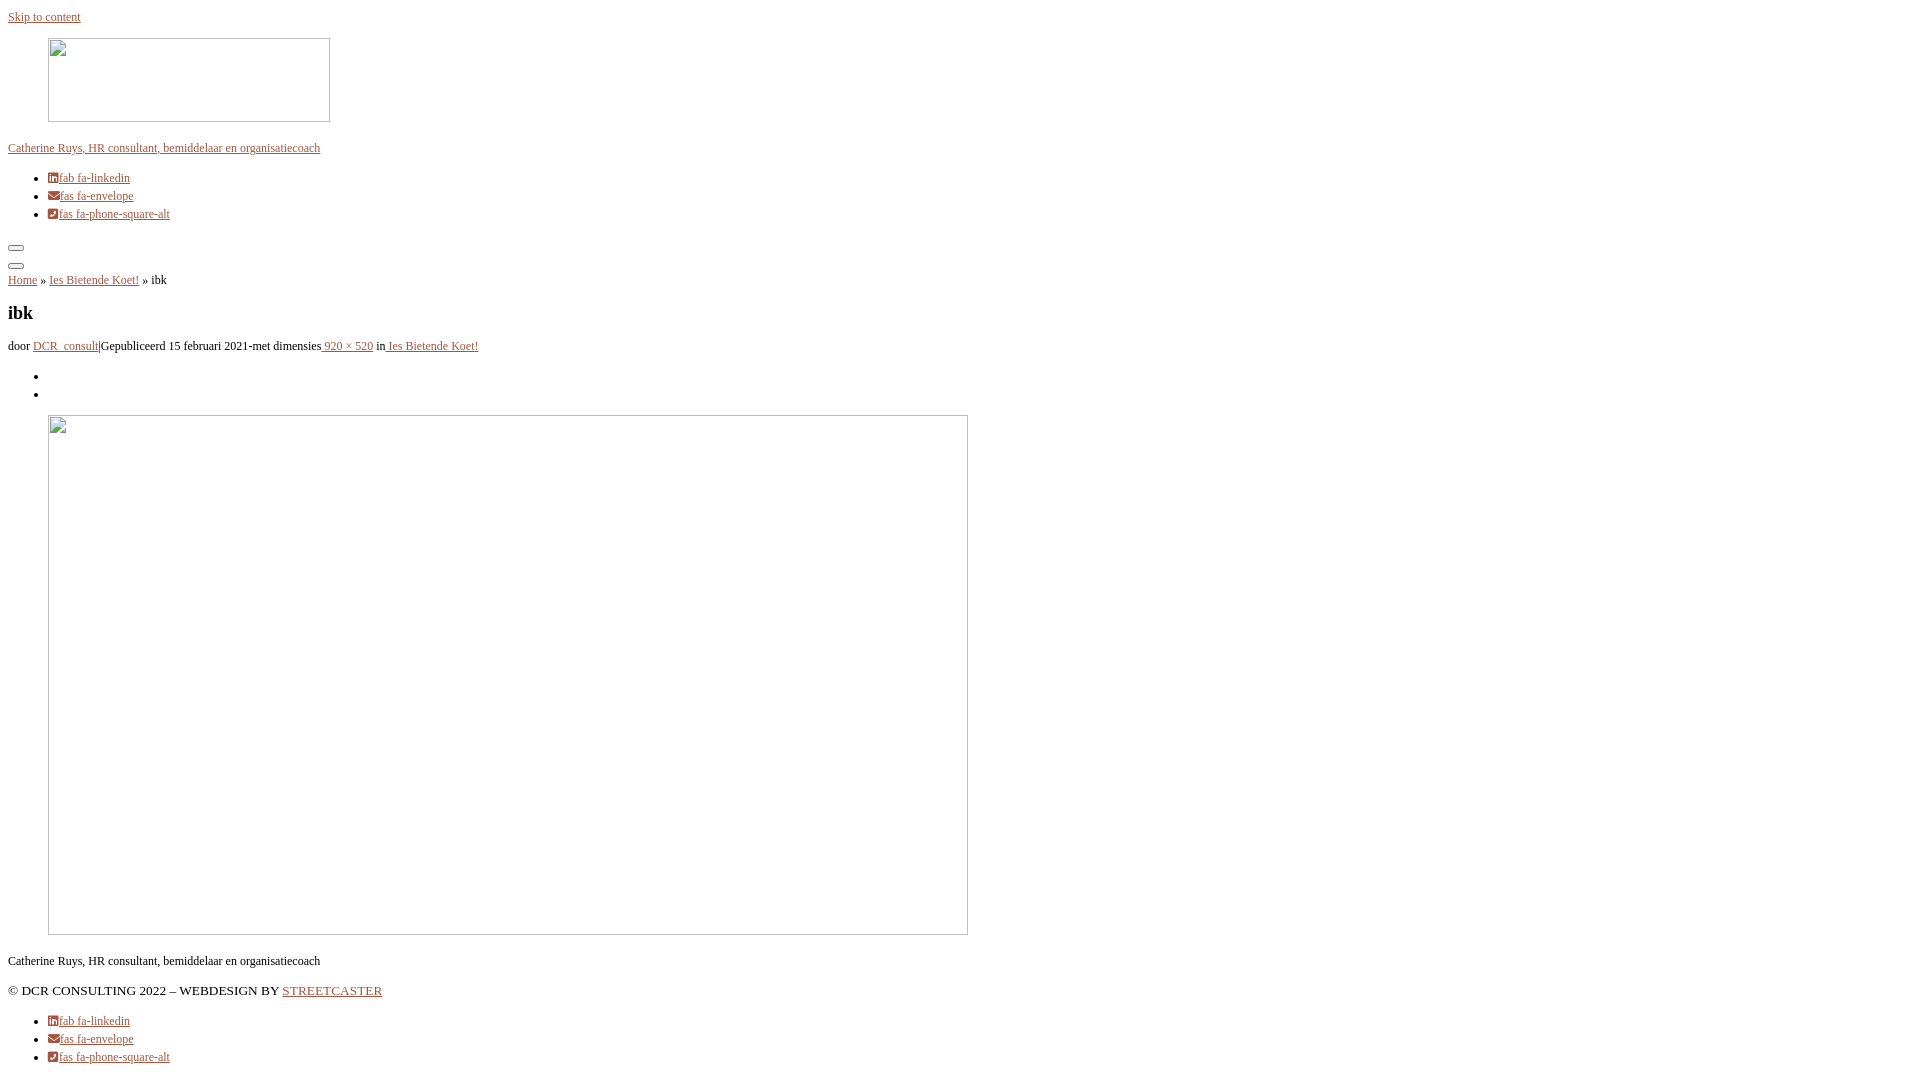  Describe the element at coordinates (48, 1055) in the screenshot. I see `'fas fa-phone-square-alt'` at that location.